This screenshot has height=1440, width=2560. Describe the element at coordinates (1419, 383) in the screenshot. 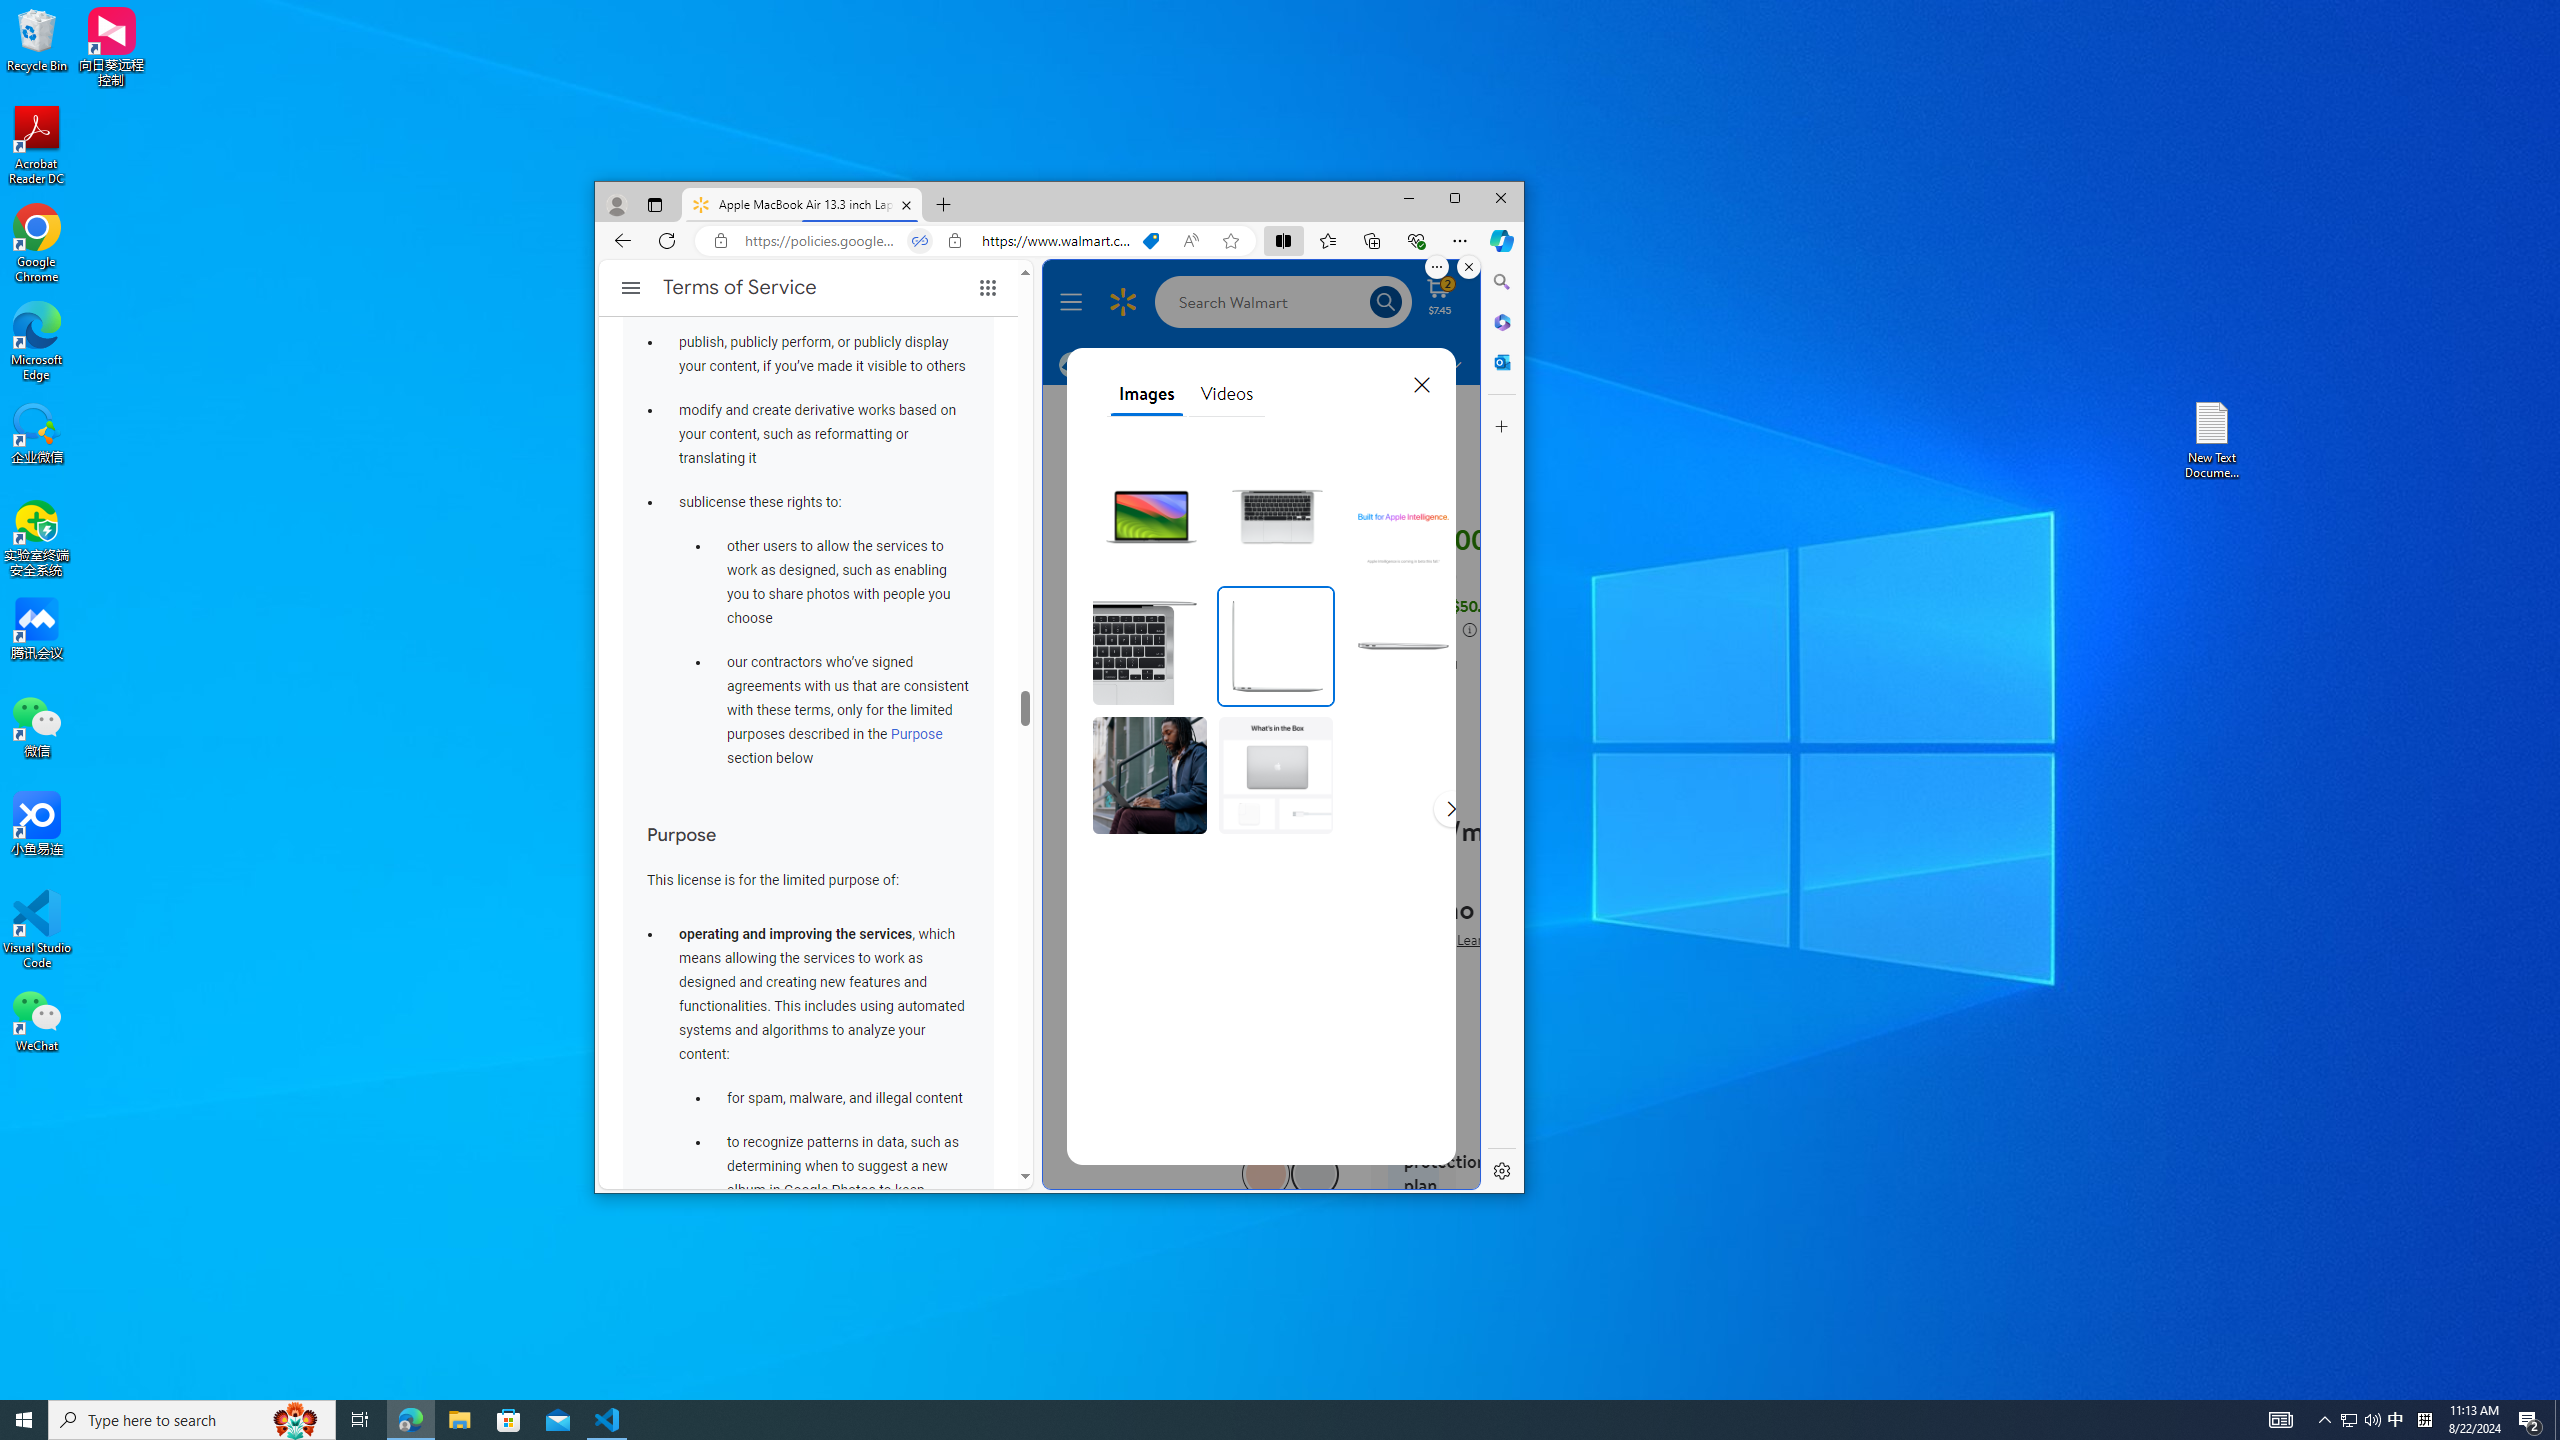

I see `'Close dialog'` at that location.